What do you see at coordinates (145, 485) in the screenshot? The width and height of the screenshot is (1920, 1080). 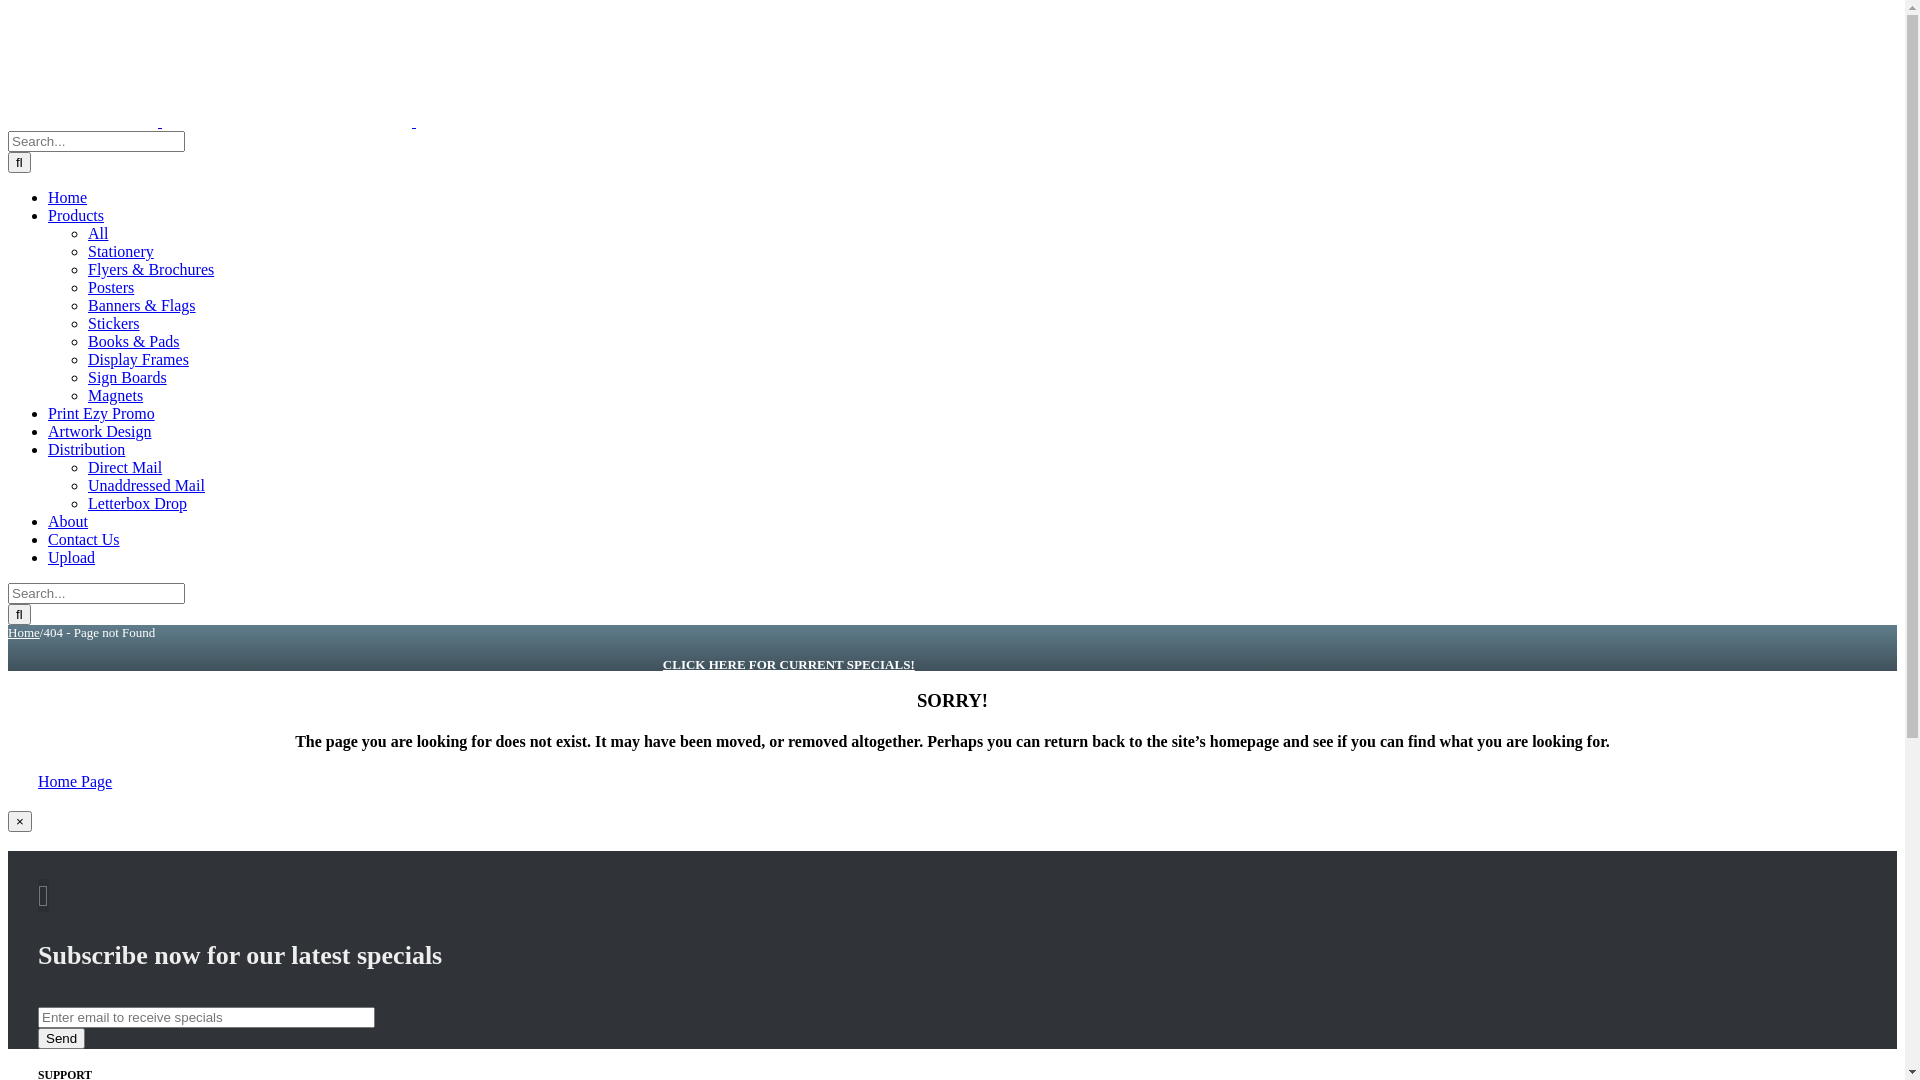 I see `'Unaddressed Mail'` at bounding box center [145, 485].